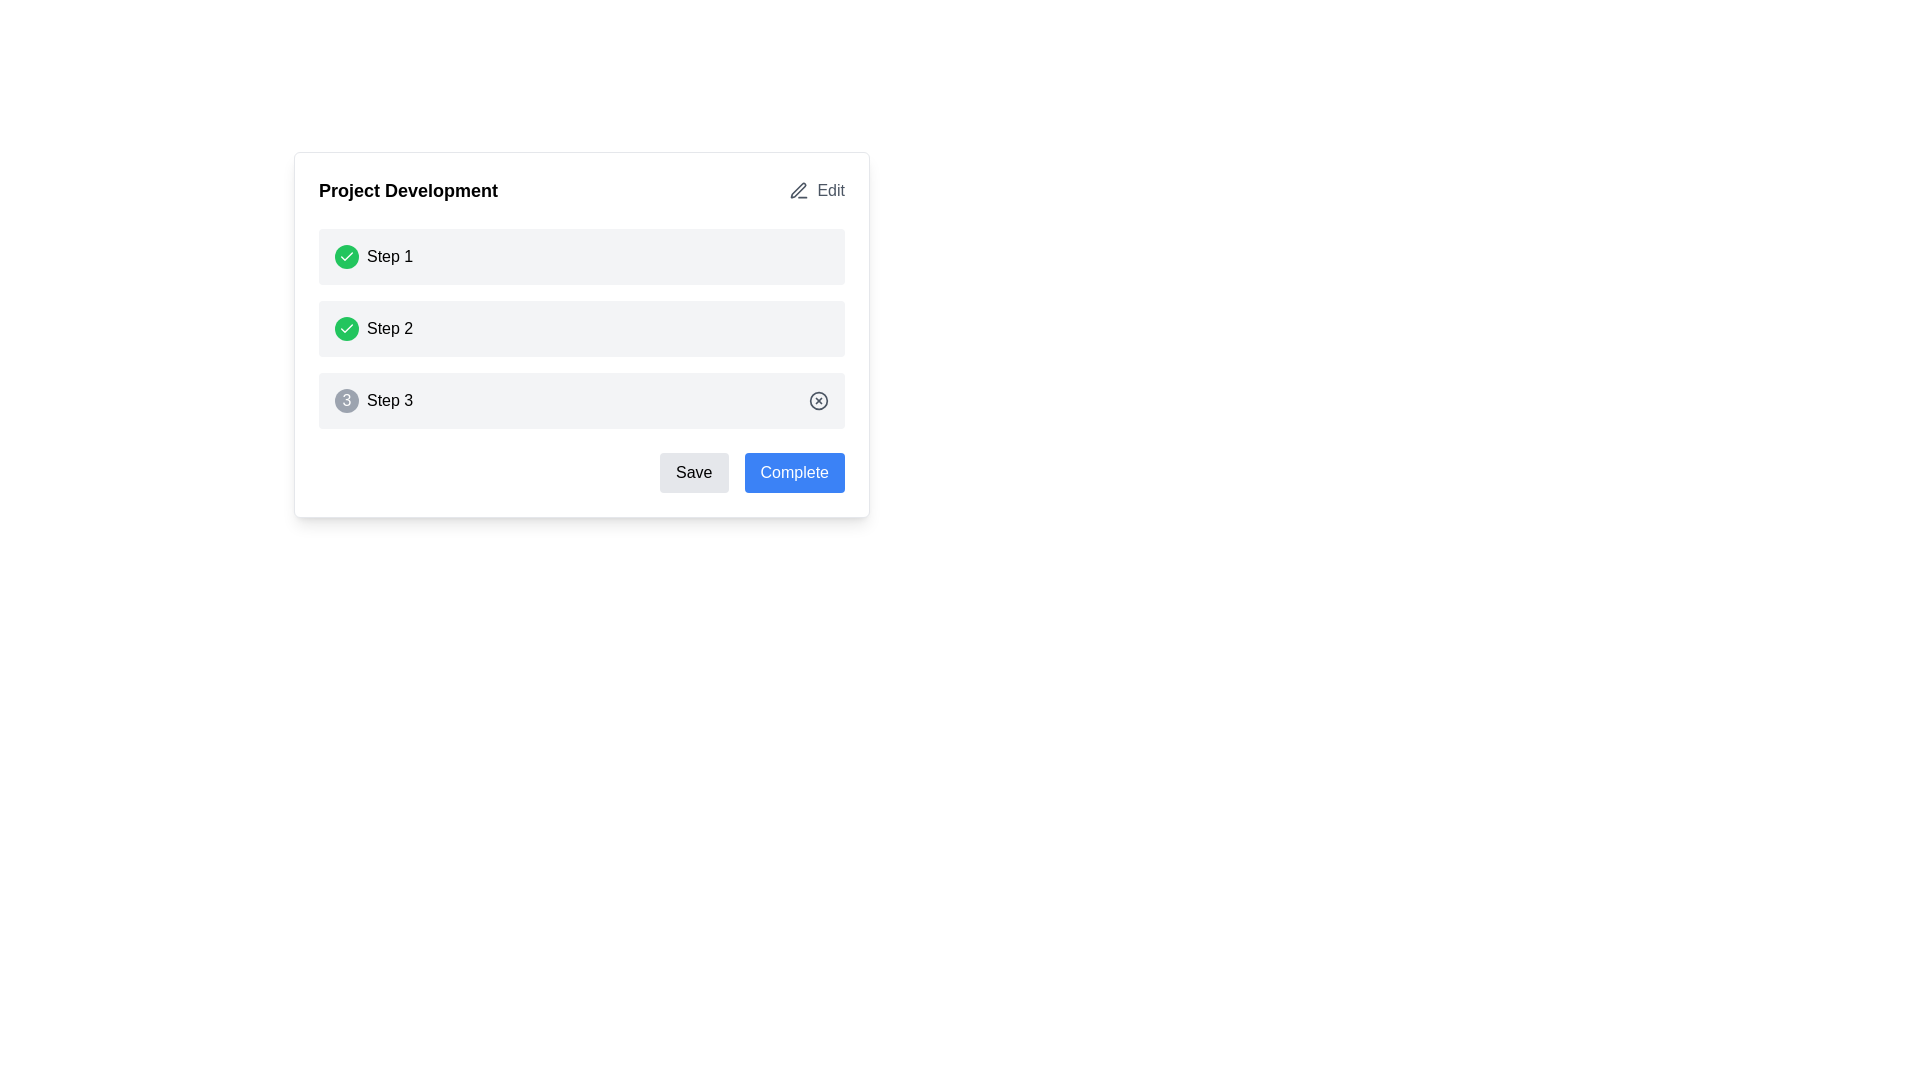  Describe the element at coordinates (390, 327) in the screenshot. I see `the text label for the second step in the progression workflow` at that location.